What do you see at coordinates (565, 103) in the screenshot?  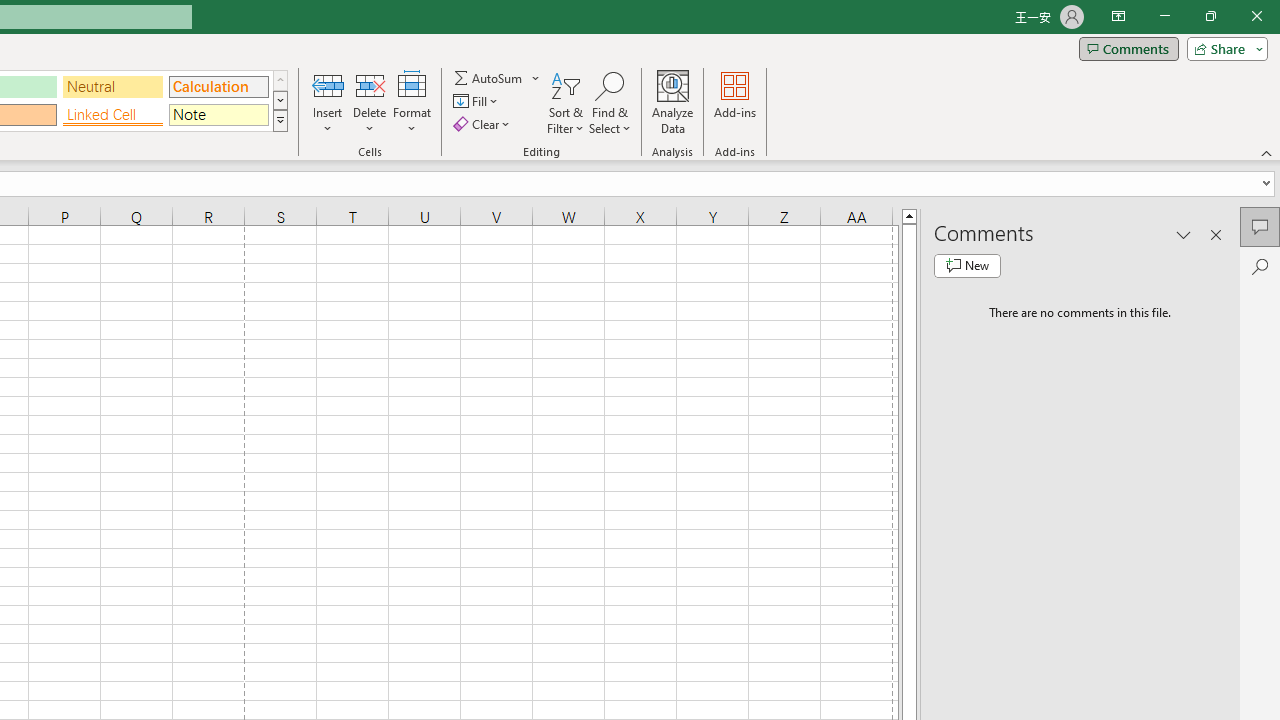 I see `'Sort & Filter'` at bounding box center [565, 103].